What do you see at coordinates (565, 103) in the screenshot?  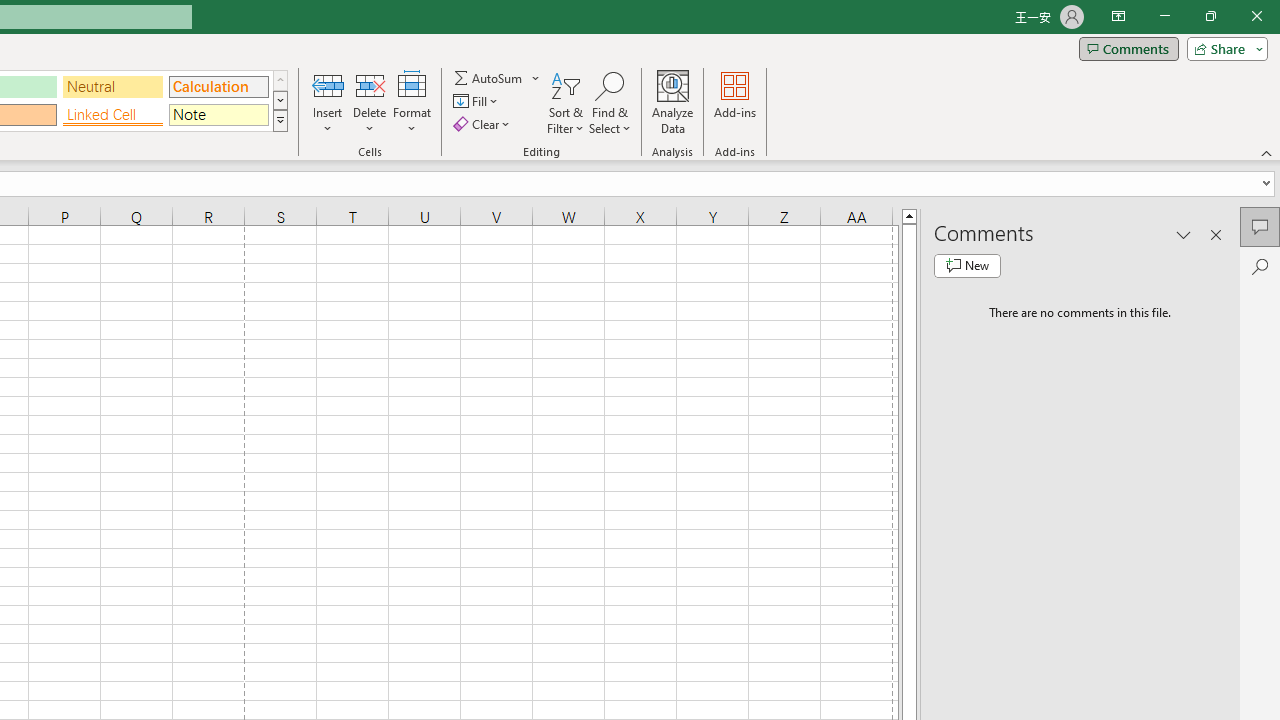 I see `'Sort & Filter'` at bounding box center [565, 103].